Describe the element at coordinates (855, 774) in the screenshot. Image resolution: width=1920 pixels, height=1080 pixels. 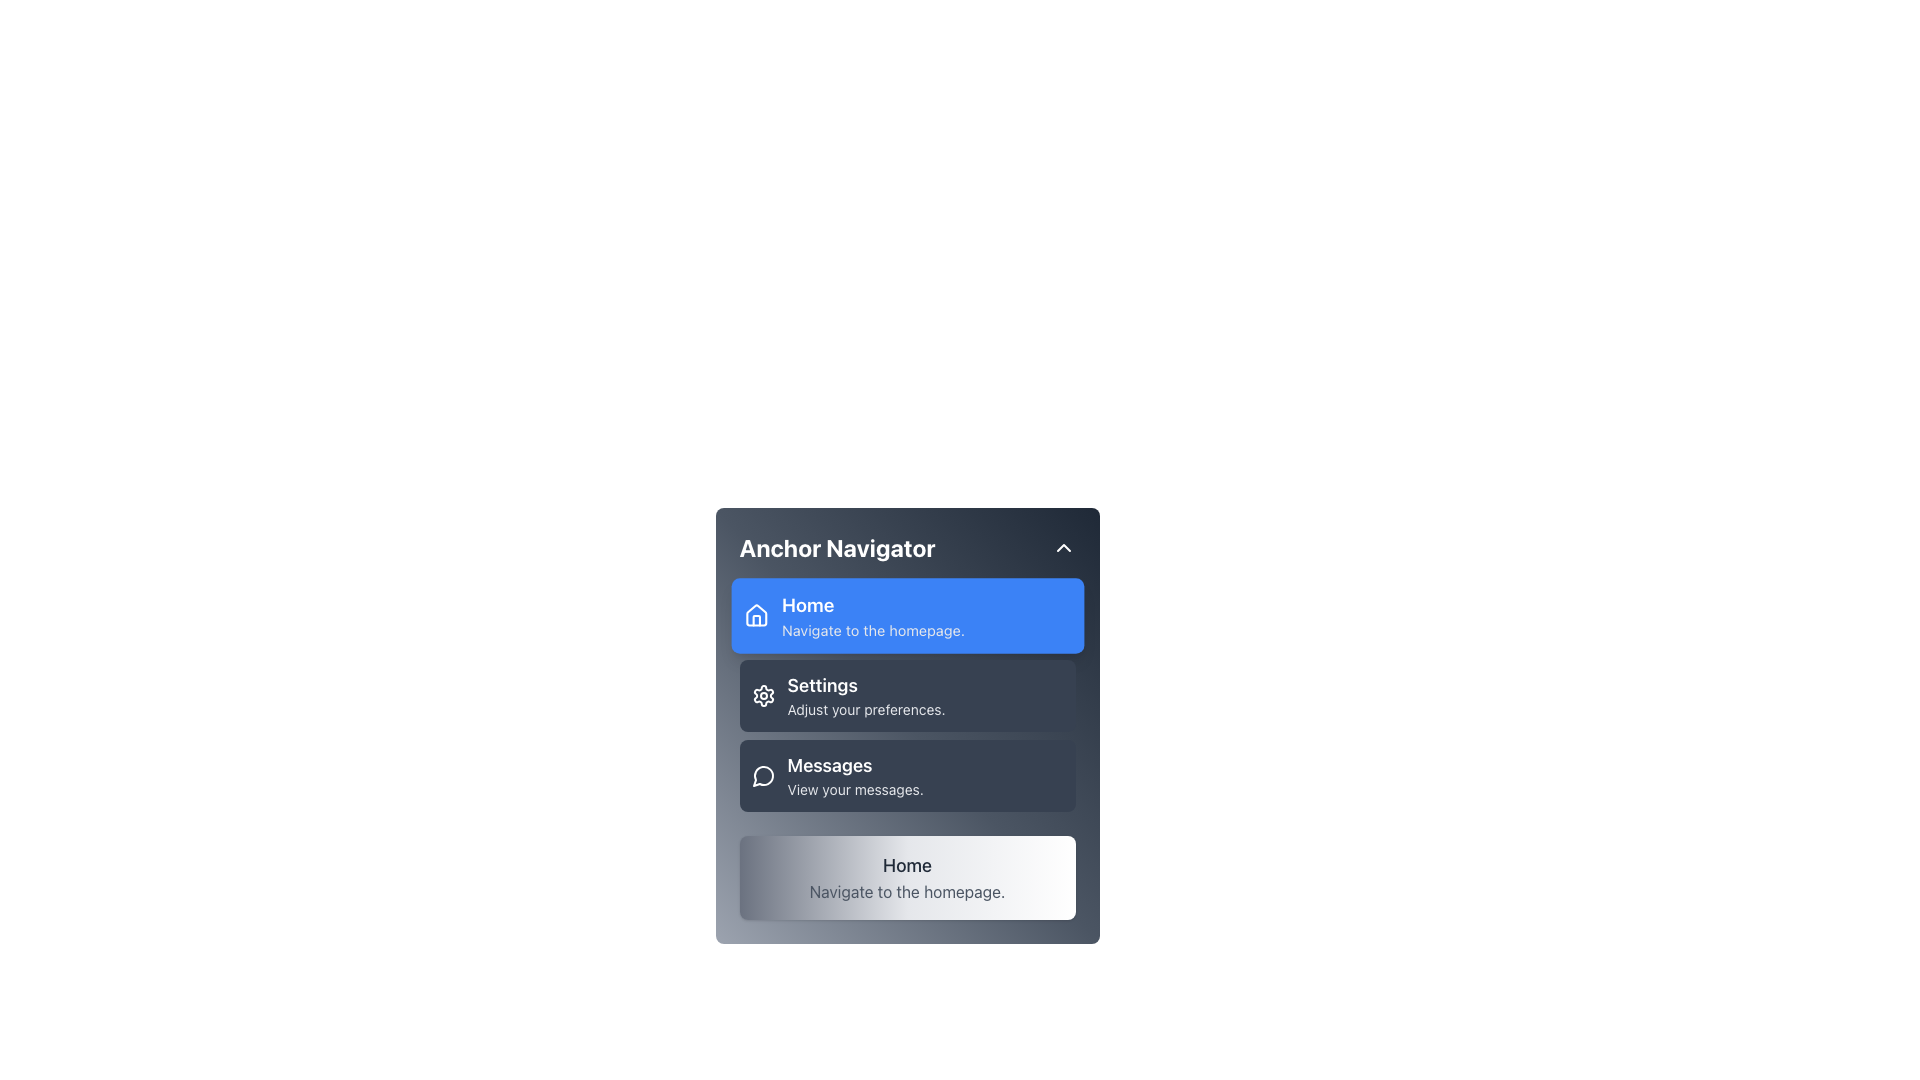
I see `the 'Messages' label in the navigation panel, which is positioned between 'Settings' and 'Home'` at that location.